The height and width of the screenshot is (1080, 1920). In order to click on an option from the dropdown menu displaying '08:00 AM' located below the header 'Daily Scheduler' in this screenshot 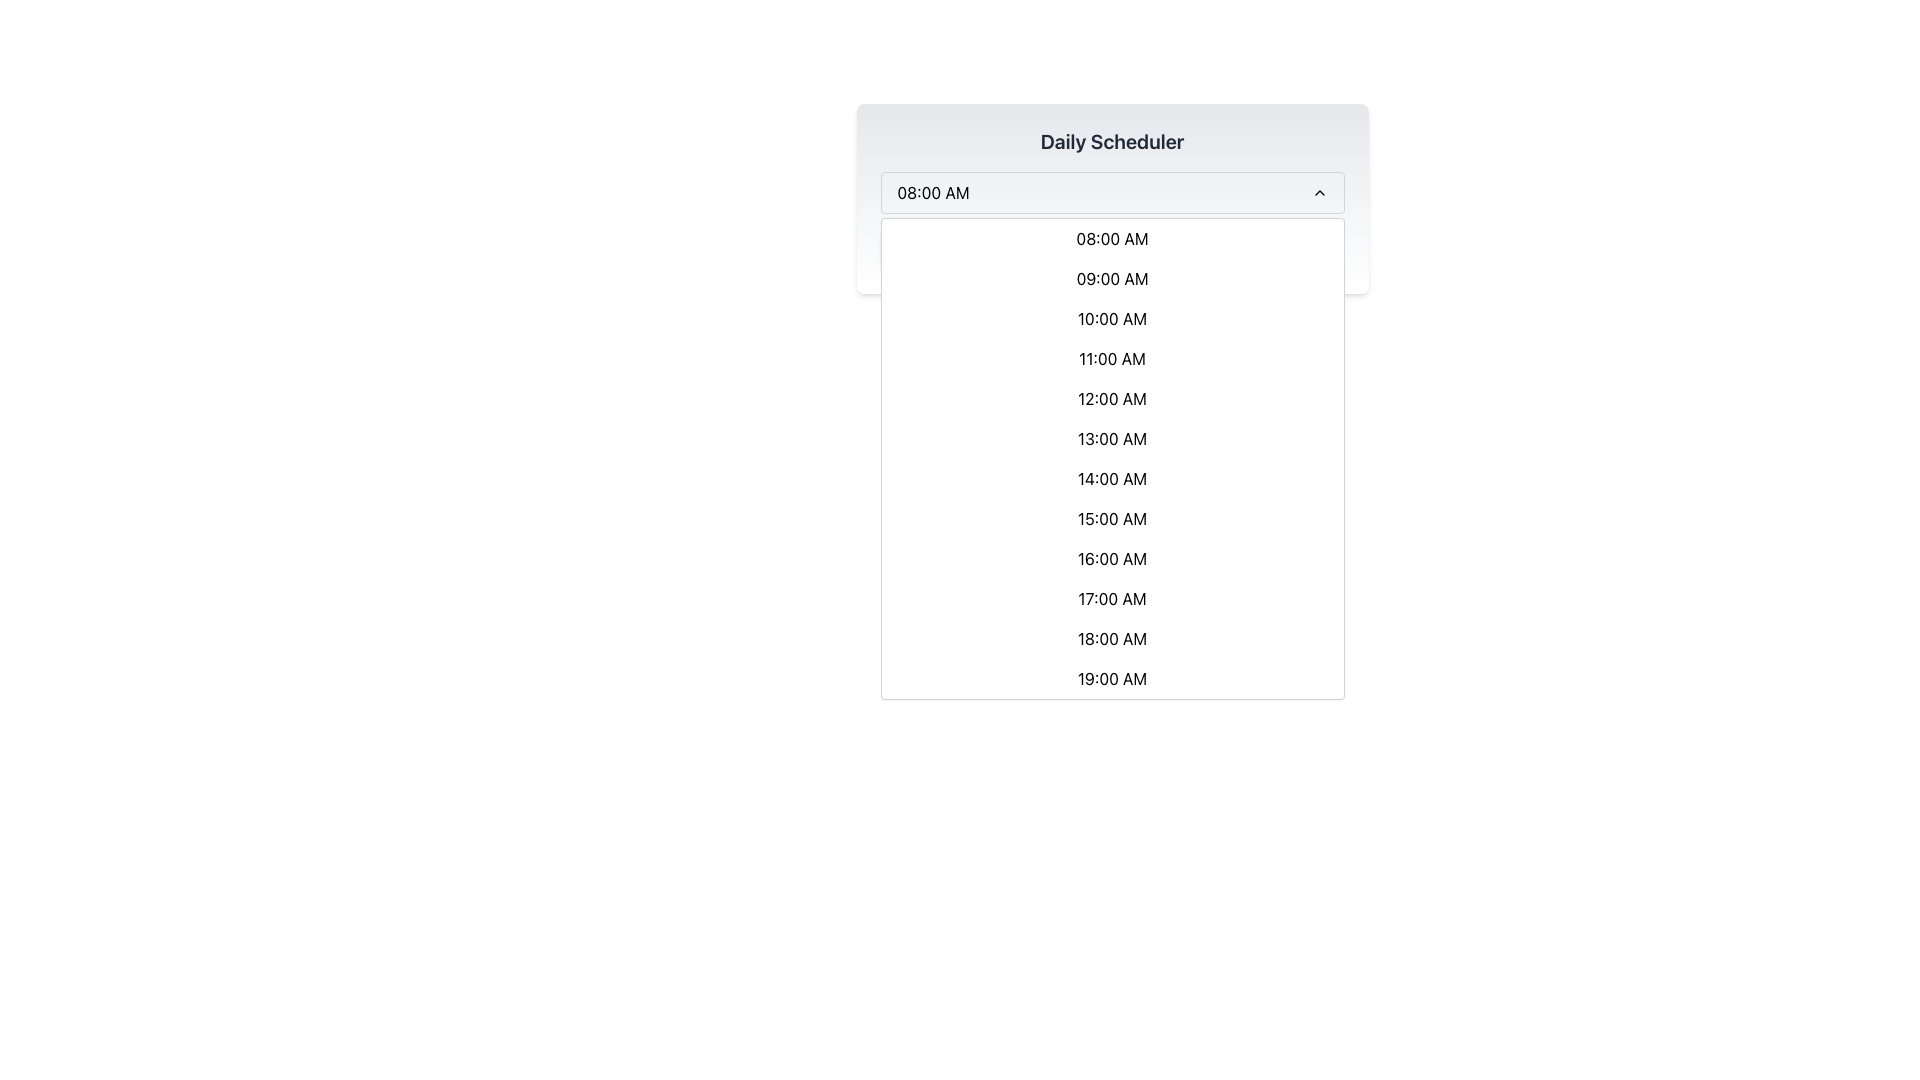, I will do `click(1111, 192)`.